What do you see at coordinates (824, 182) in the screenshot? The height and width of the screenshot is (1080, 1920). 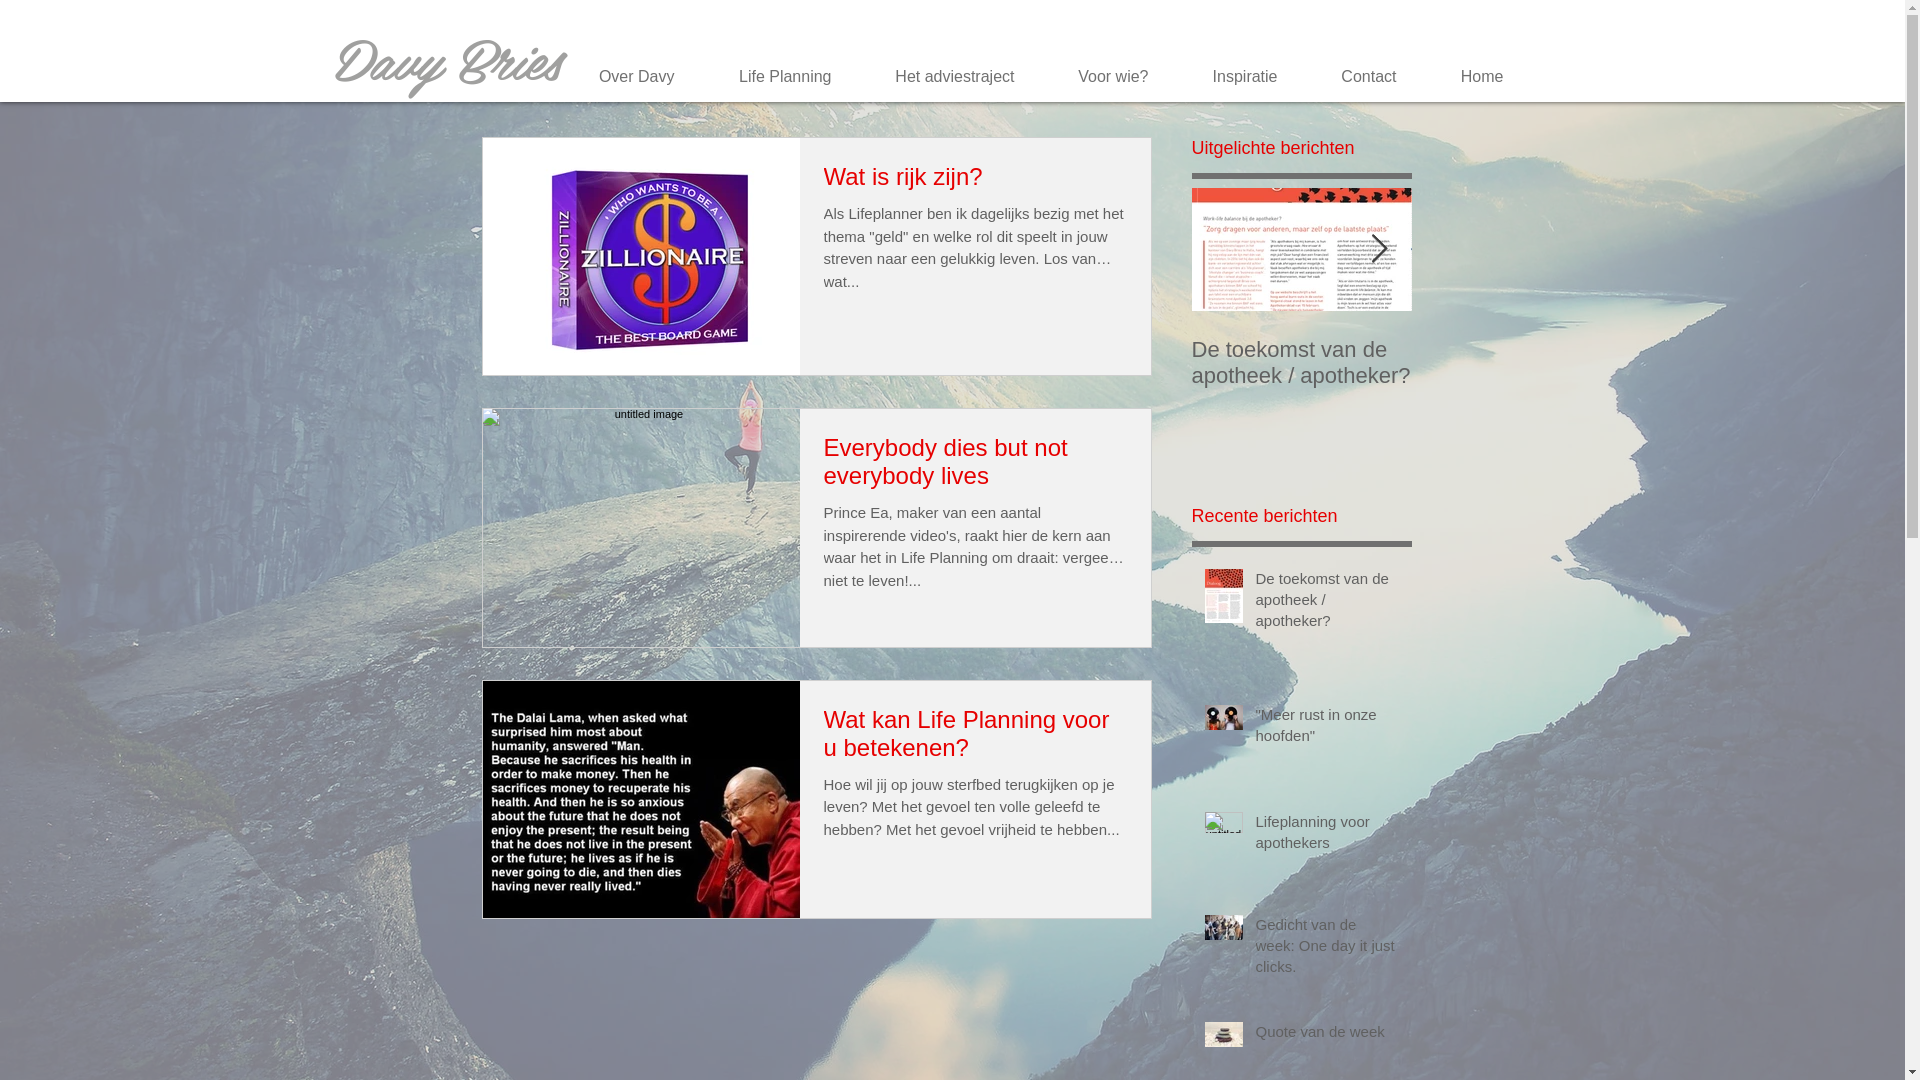 I see `'Wat is rijk zijn?'` at bounding box center [824, 182].